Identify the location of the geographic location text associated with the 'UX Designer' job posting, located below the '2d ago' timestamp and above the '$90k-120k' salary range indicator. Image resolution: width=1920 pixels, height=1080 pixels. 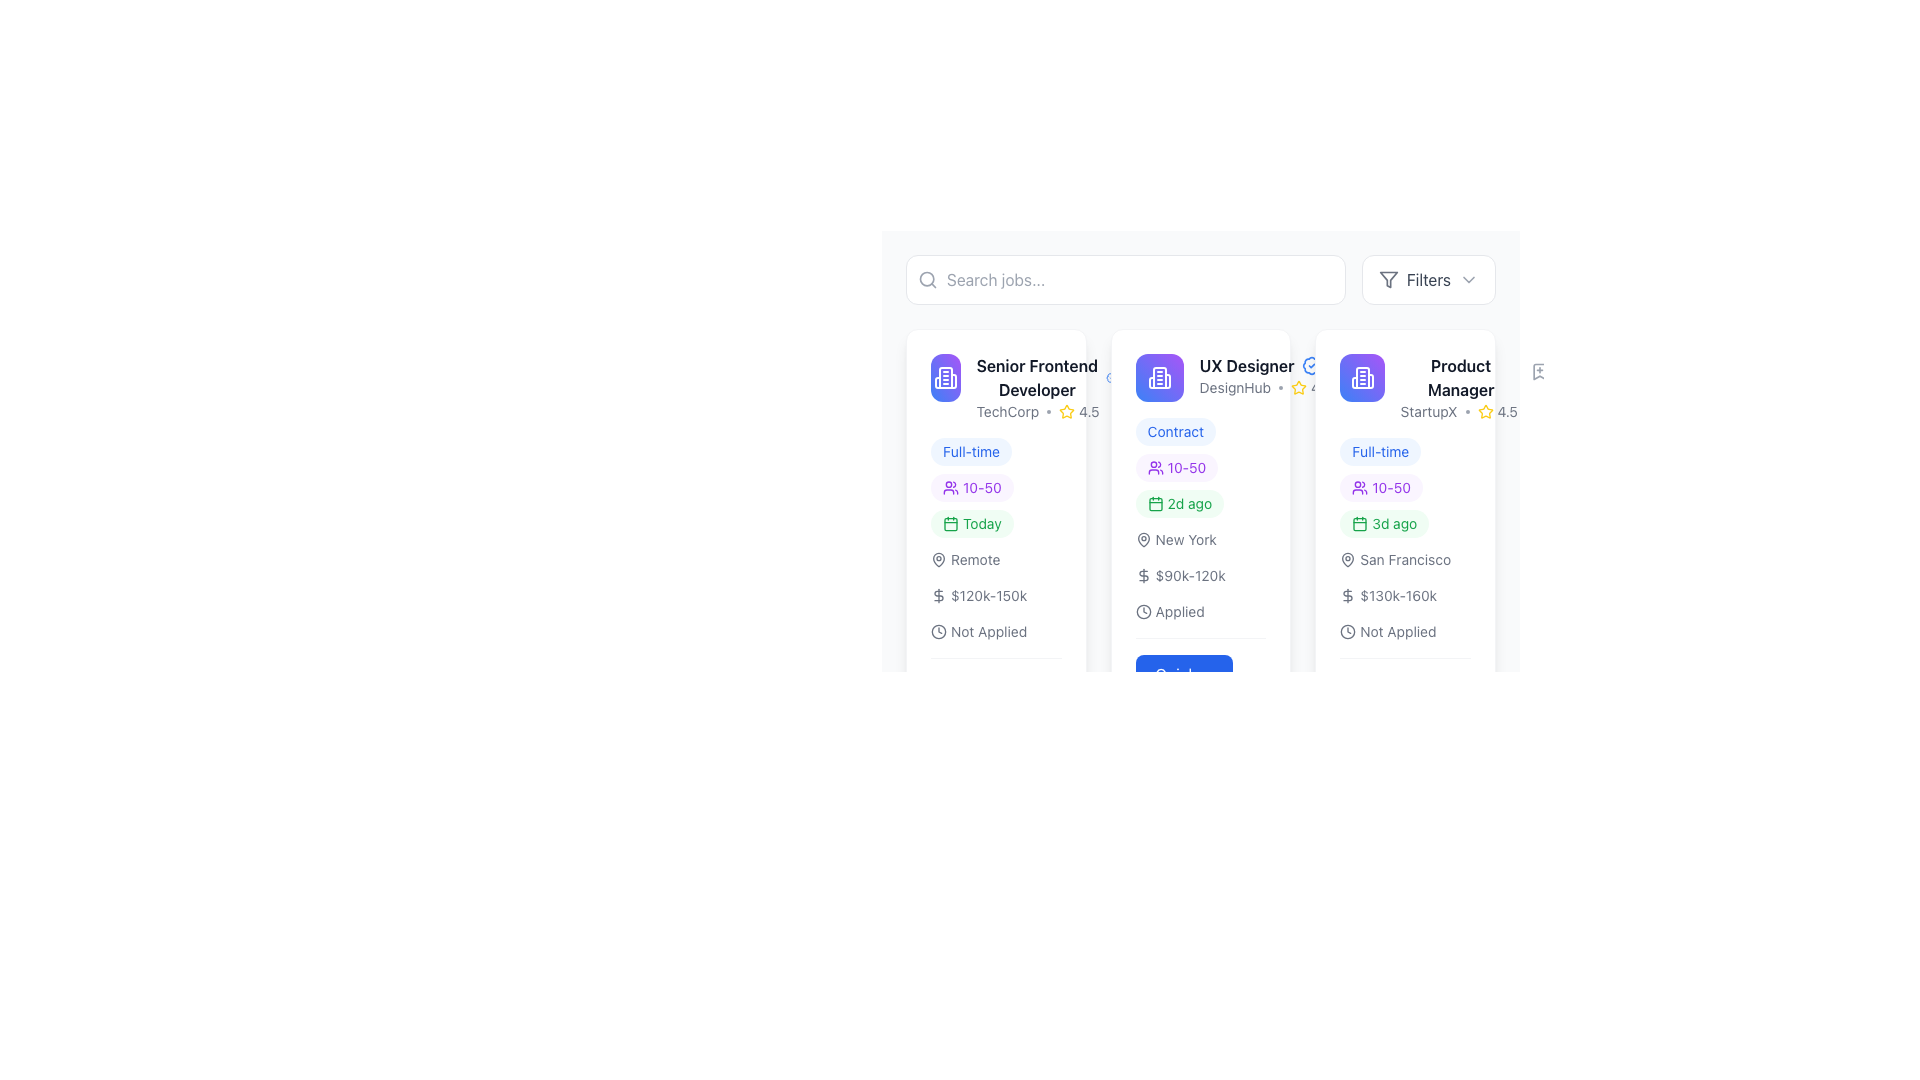
(1176, 540).